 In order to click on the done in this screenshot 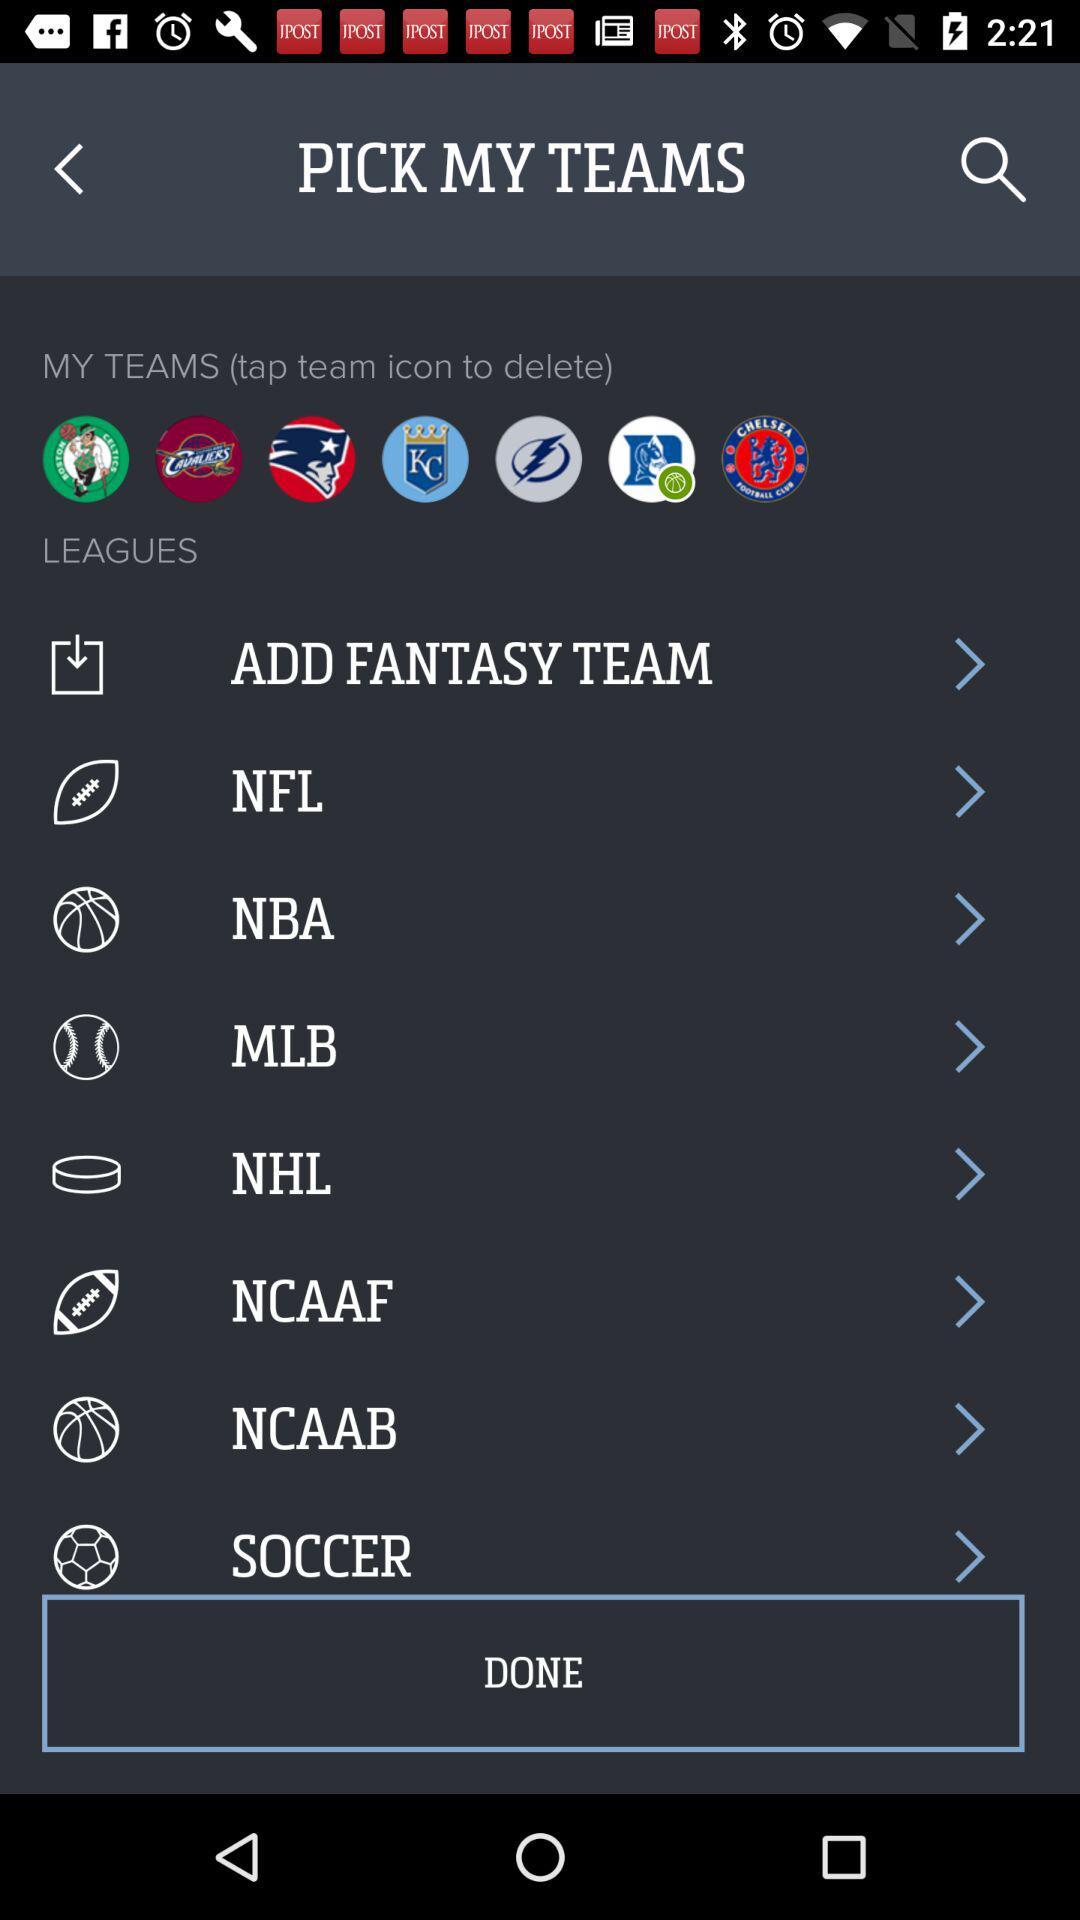, I will do `click(532, 1673)`.